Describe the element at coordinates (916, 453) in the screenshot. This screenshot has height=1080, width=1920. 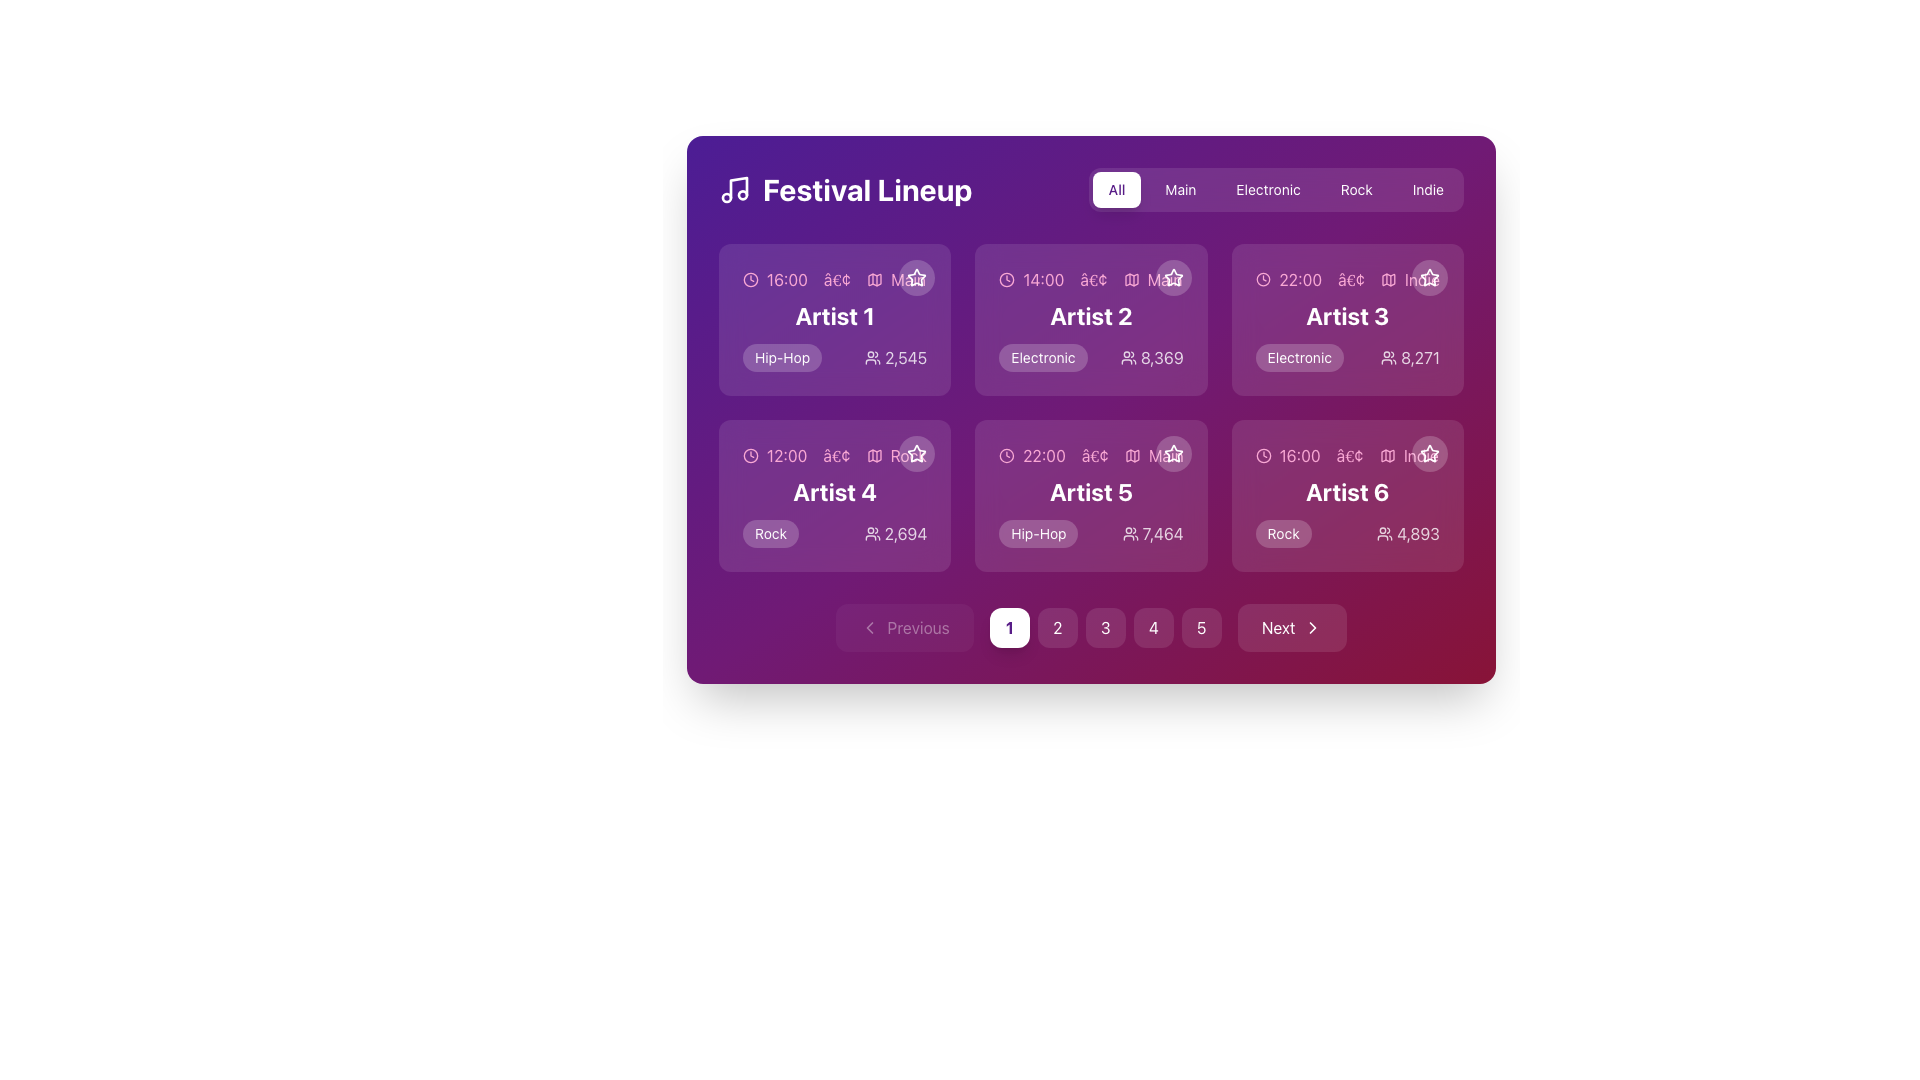
I see `the star icon` at that location.